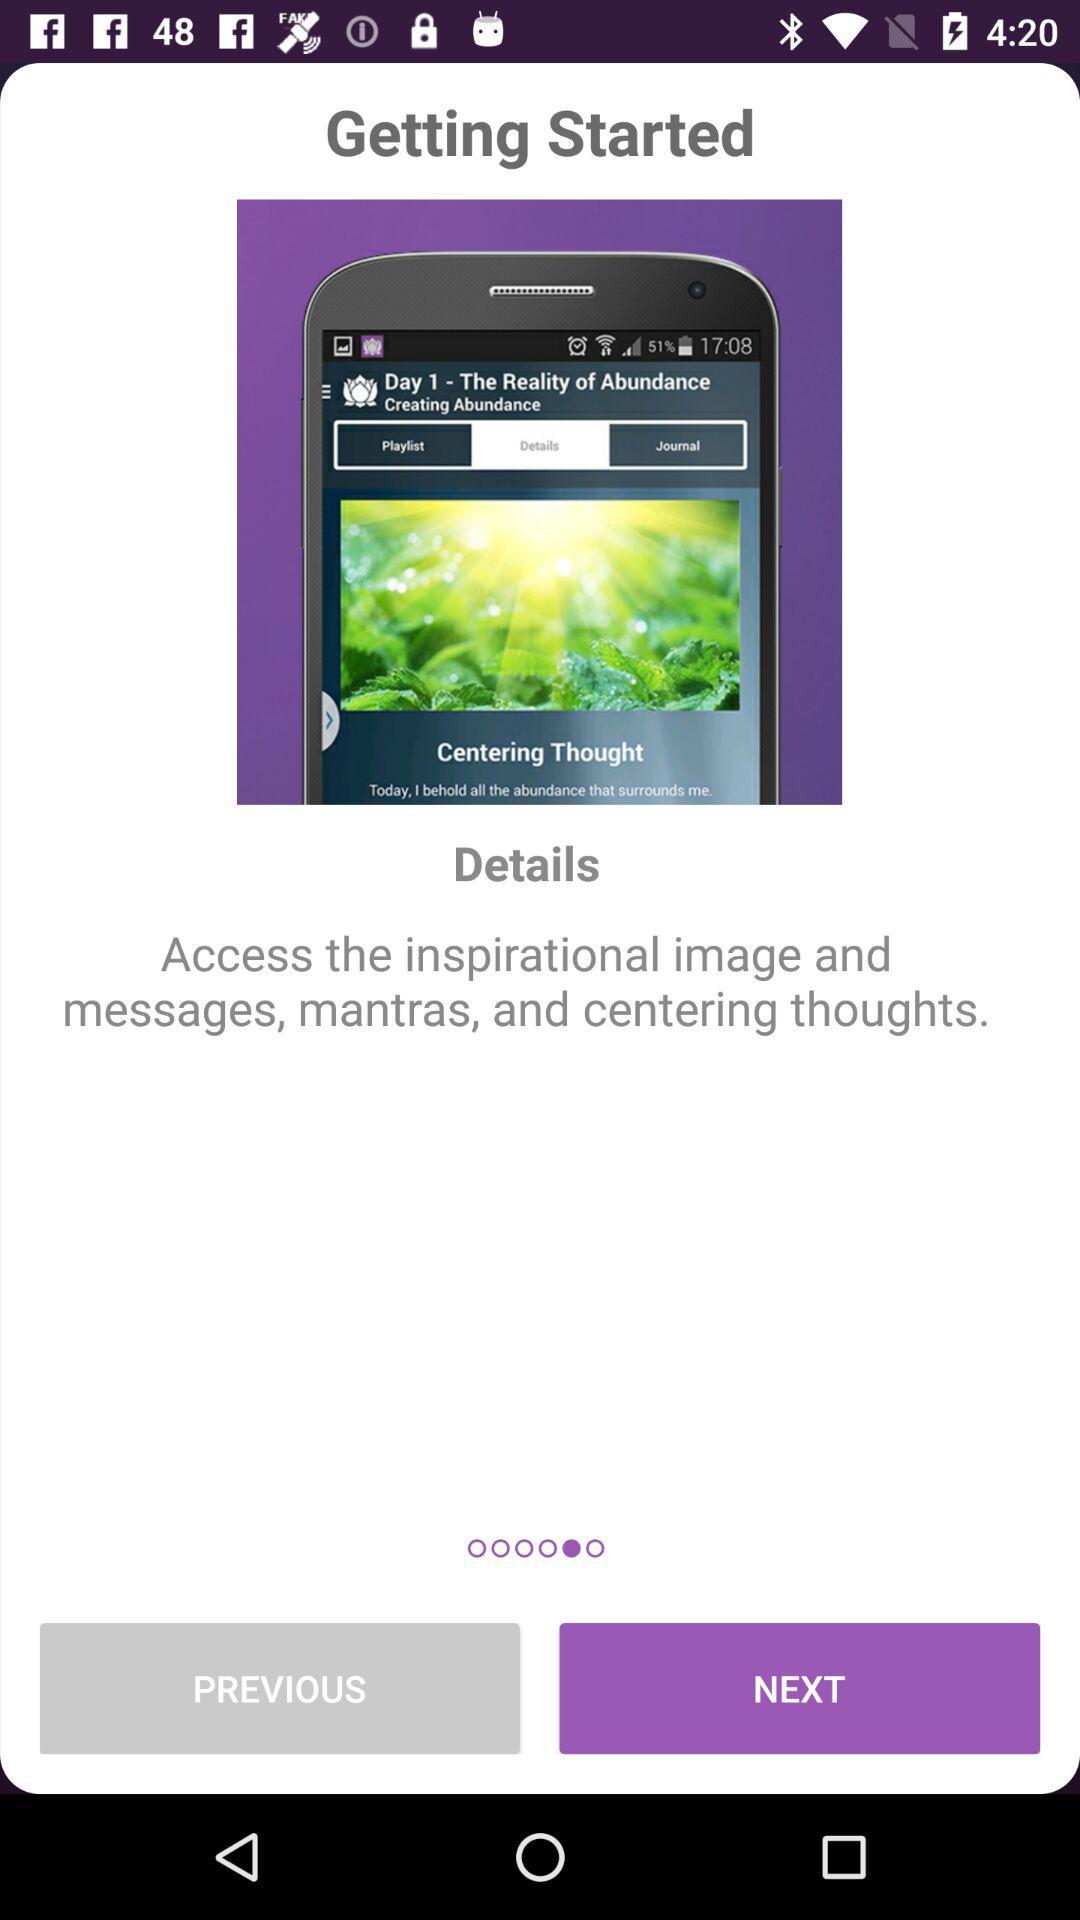  Describe the element at coordinates (279, 1687) in the screenshot. I see `icon to the left of the next icon` at that location.